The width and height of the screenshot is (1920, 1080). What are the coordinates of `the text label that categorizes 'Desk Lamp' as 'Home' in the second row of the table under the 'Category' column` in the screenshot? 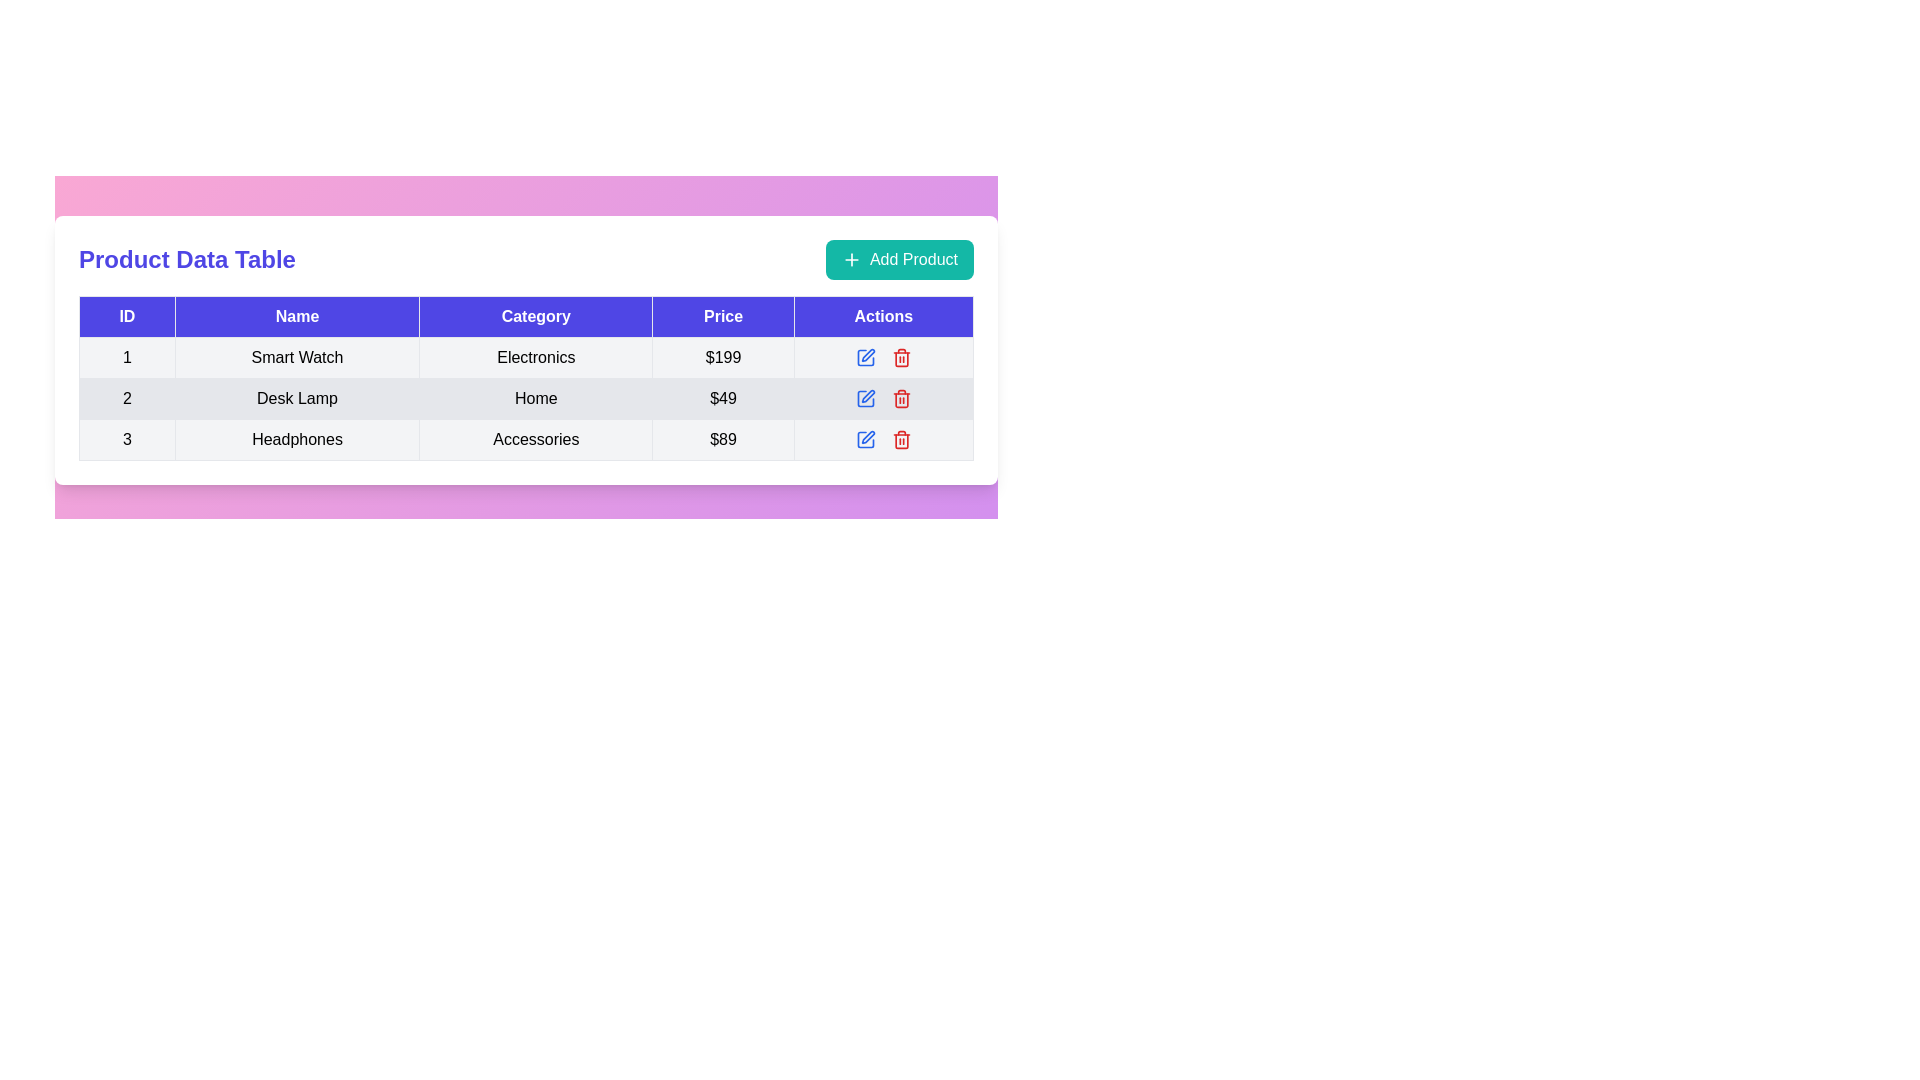 It's located at (536, 398).